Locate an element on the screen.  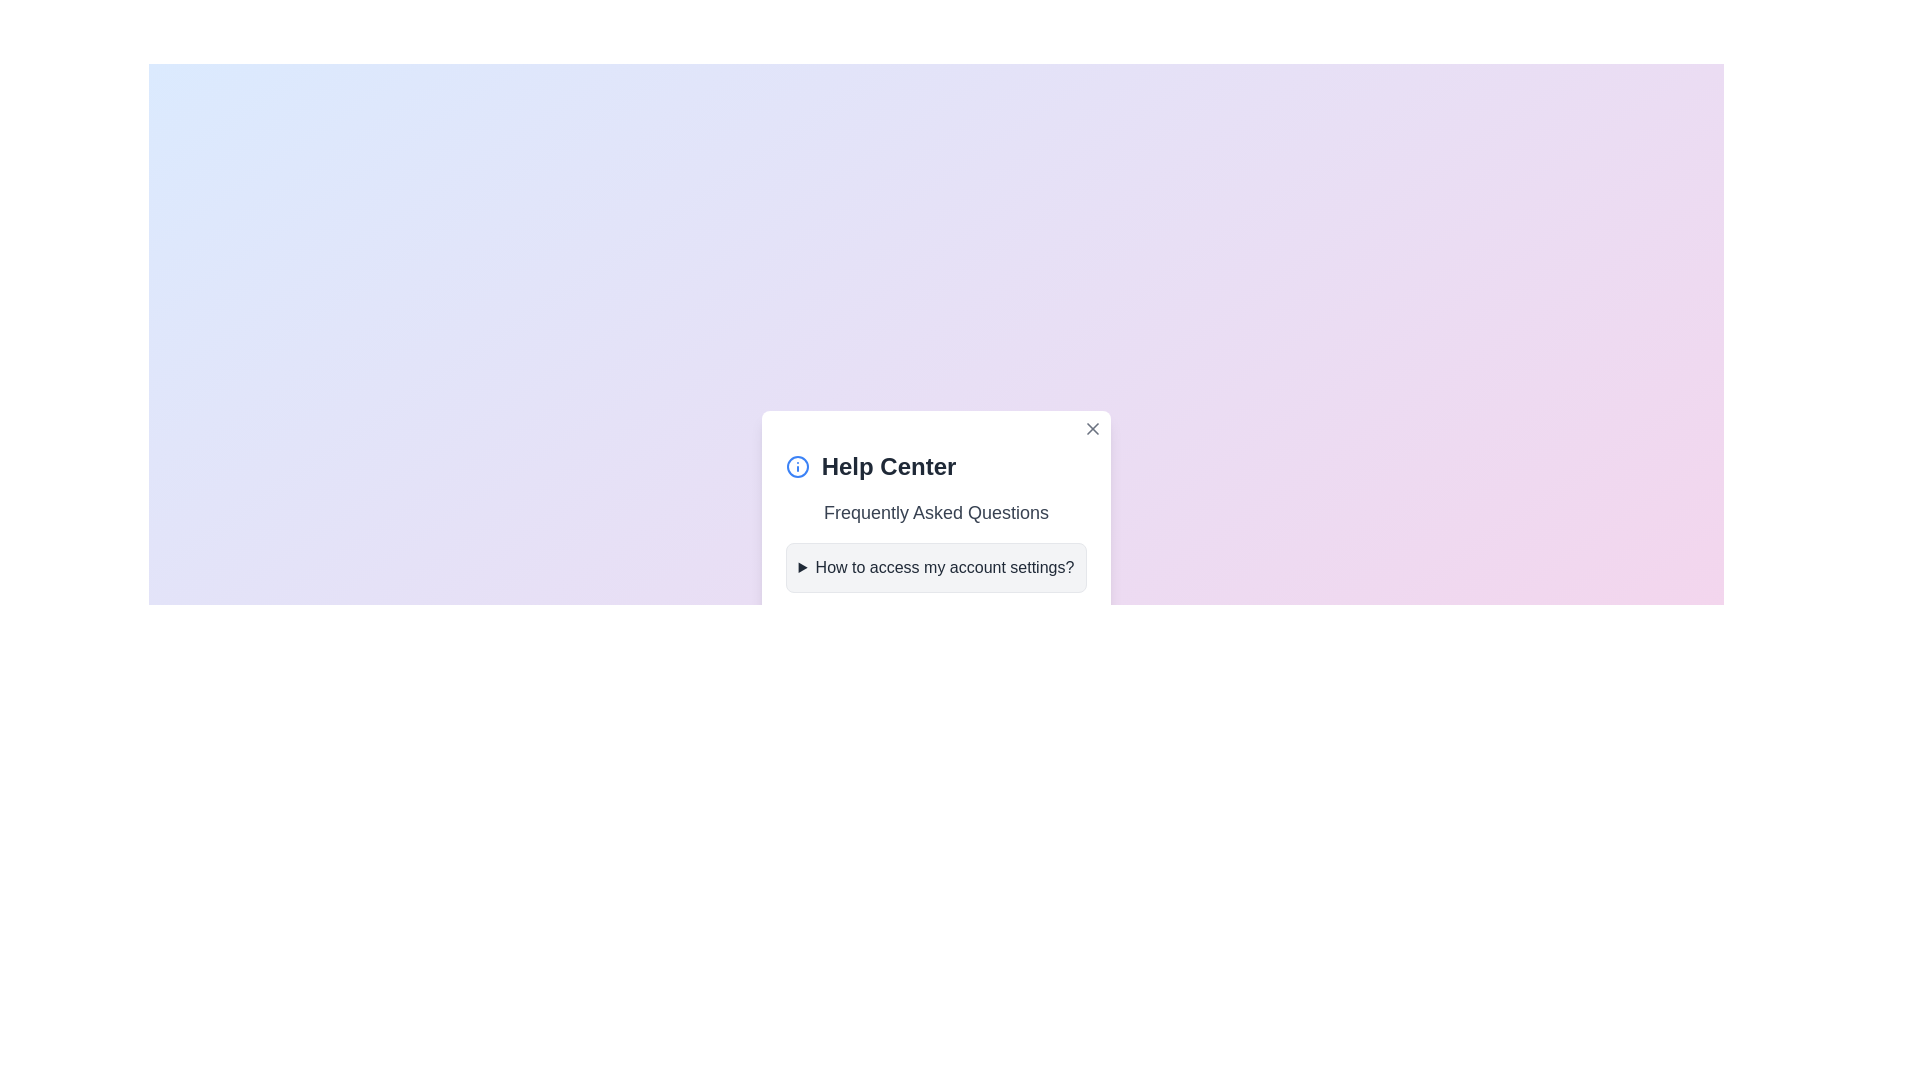
the close button located at the top-right corner of the 'Help Center' modal dialog is located at coordinates (1092, 427).